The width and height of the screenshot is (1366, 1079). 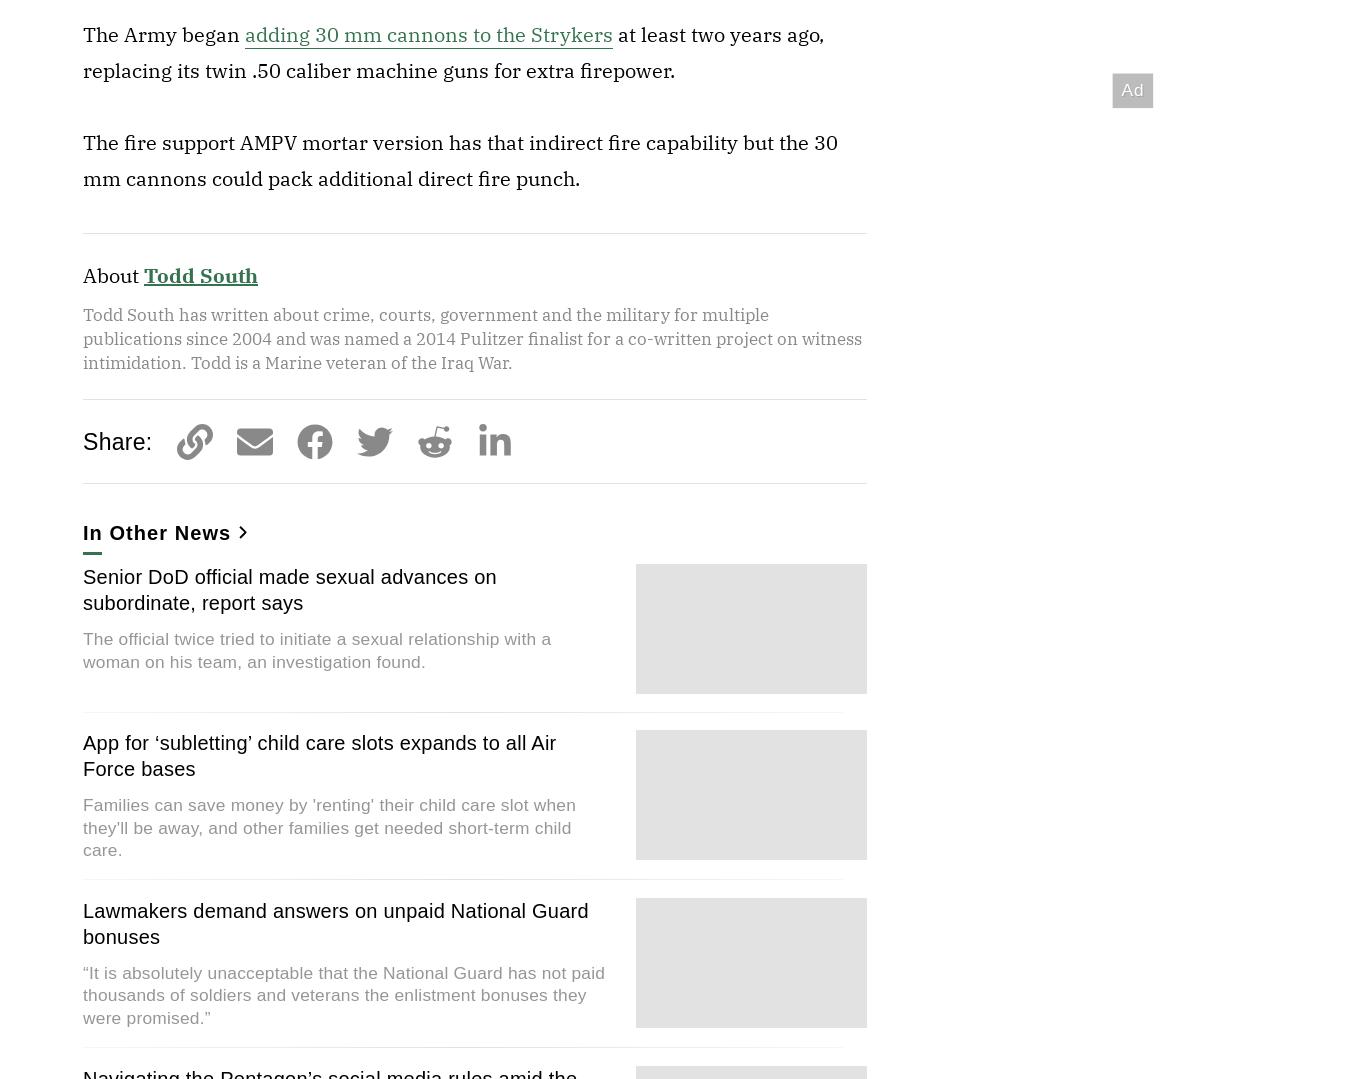 I want to click on 'Share:', so click(x=116, y=441).